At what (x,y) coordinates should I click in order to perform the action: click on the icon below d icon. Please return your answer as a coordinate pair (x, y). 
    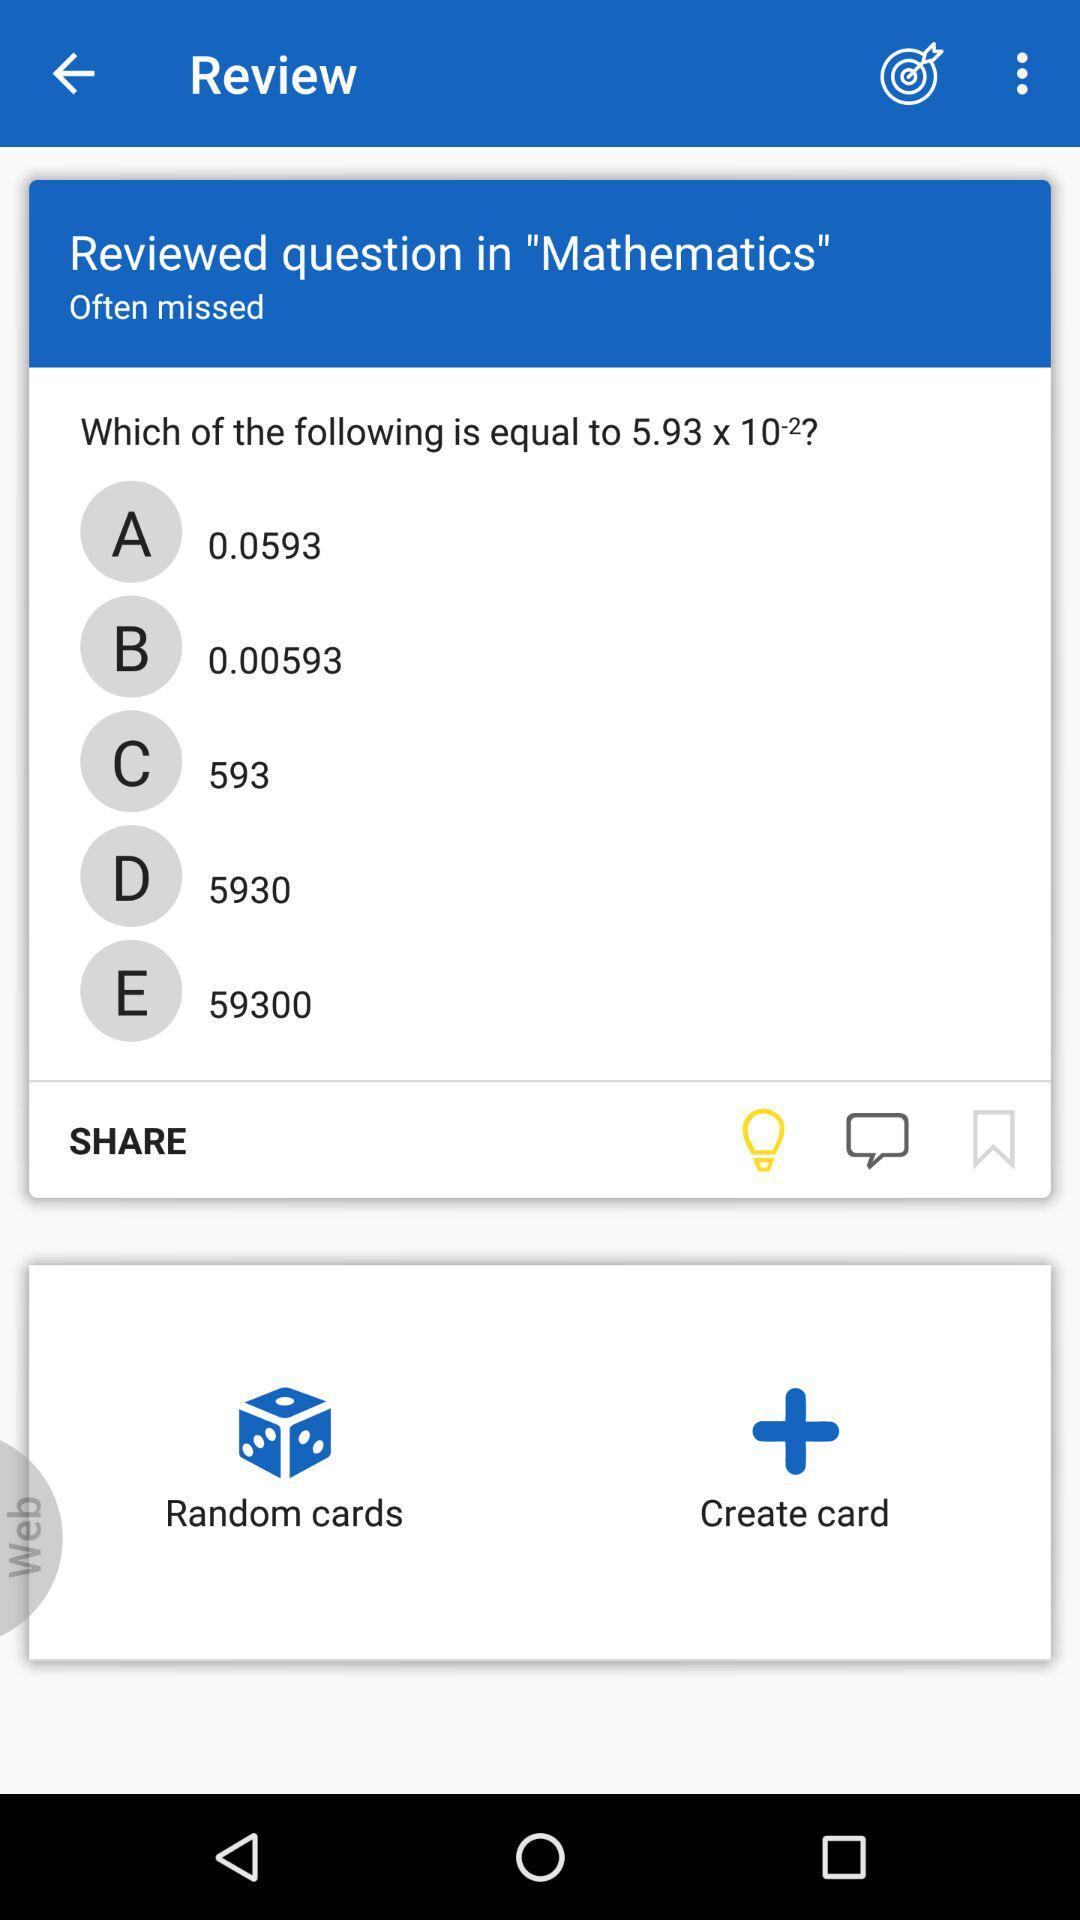
    Looking at the image, I should click on (252, 997).